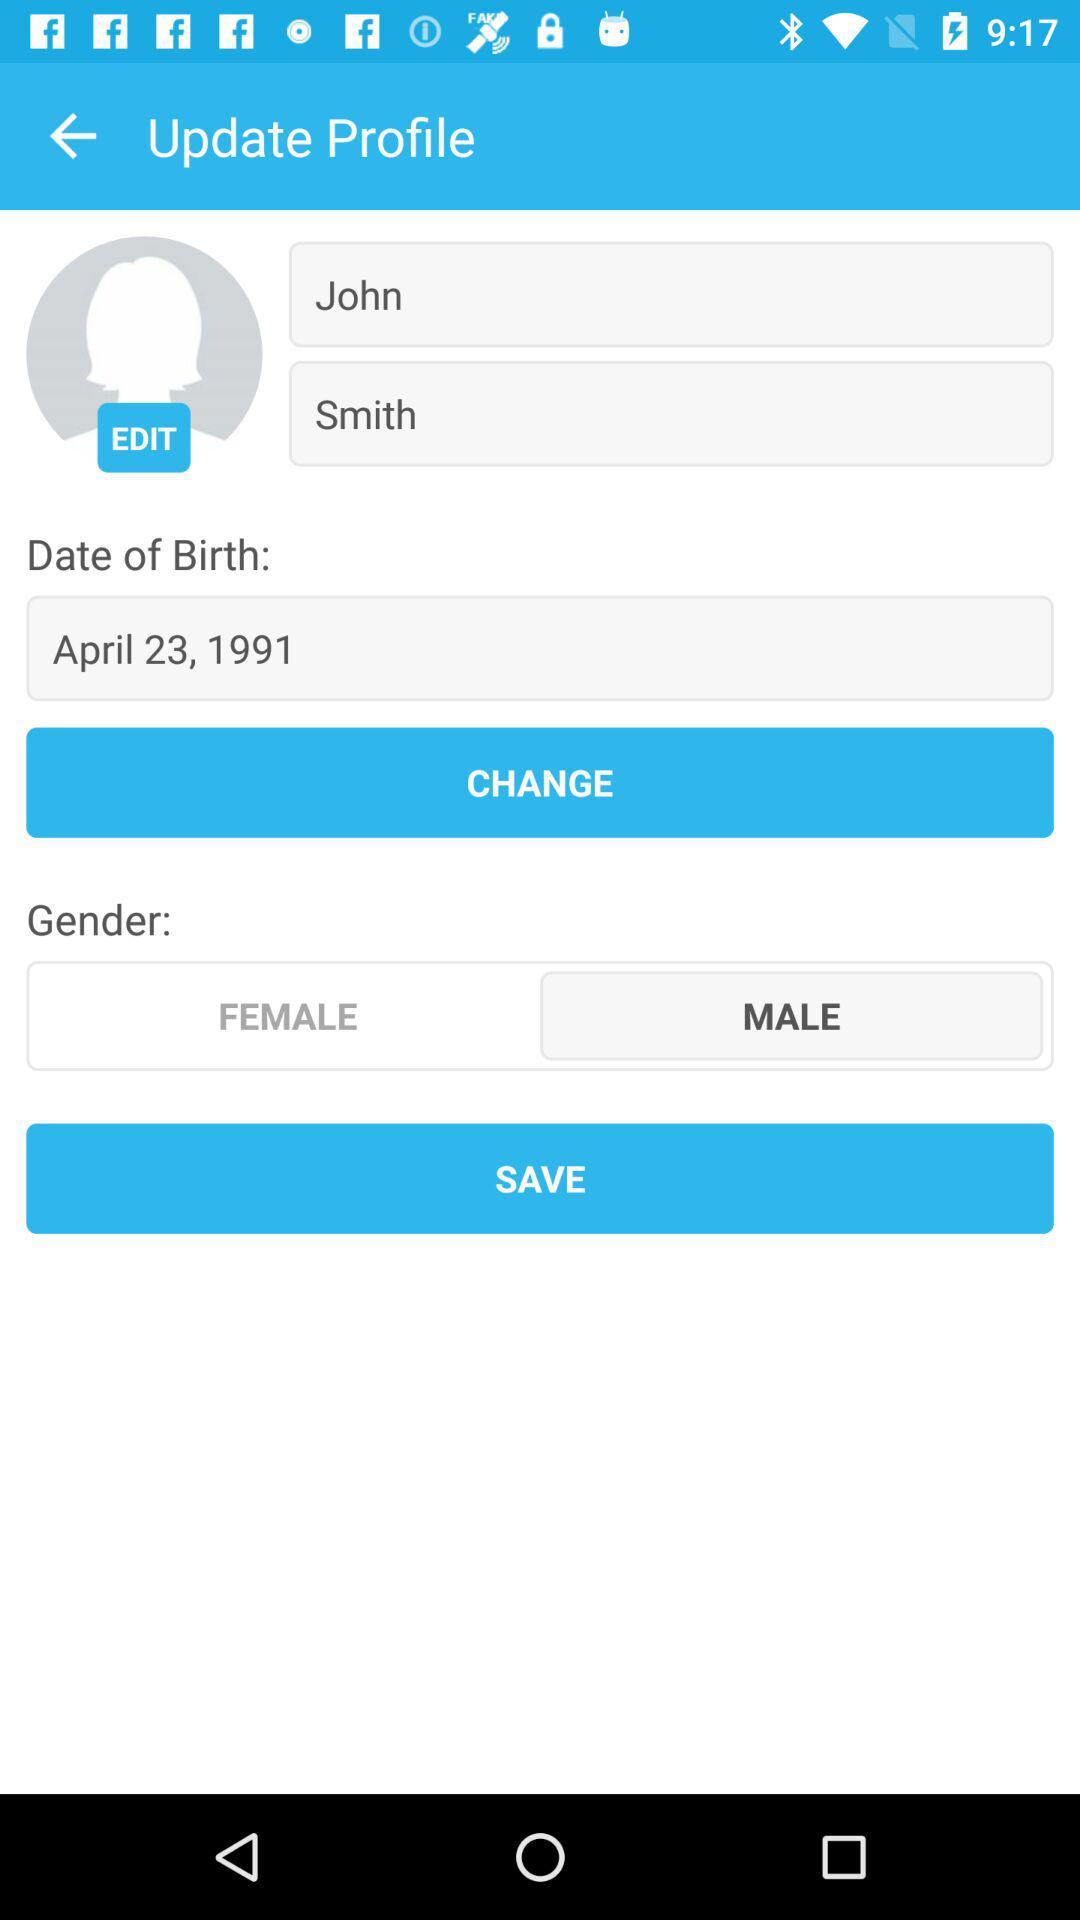 This screenshot has height=1920, width=1080. What do you see at coordinates (288, 1015) in the screenshot?
I see `icon on the left` at bounding box center [288, 1015].